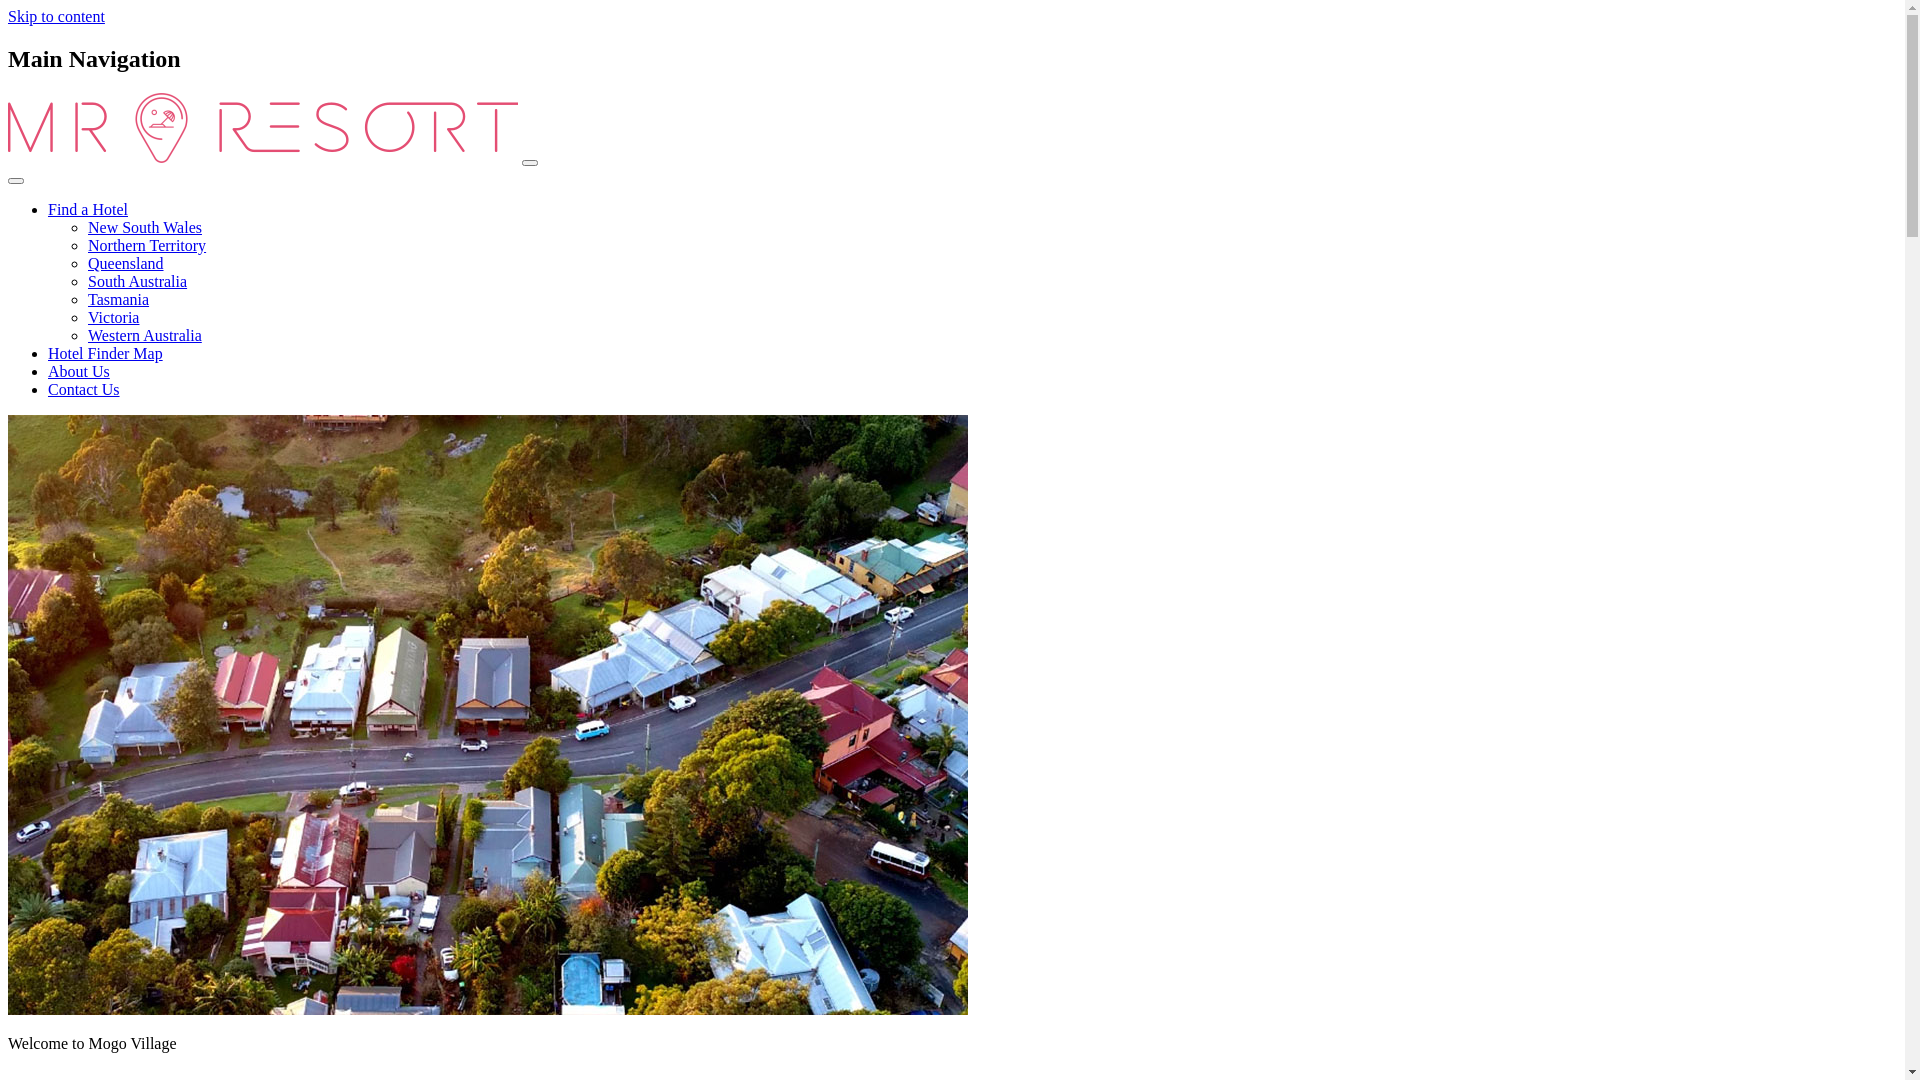 This screenshot has height=1080, width=1920. Describe the element at coordinates (86, 226) in the screenshot. I see `'New South Wales'` at that location.